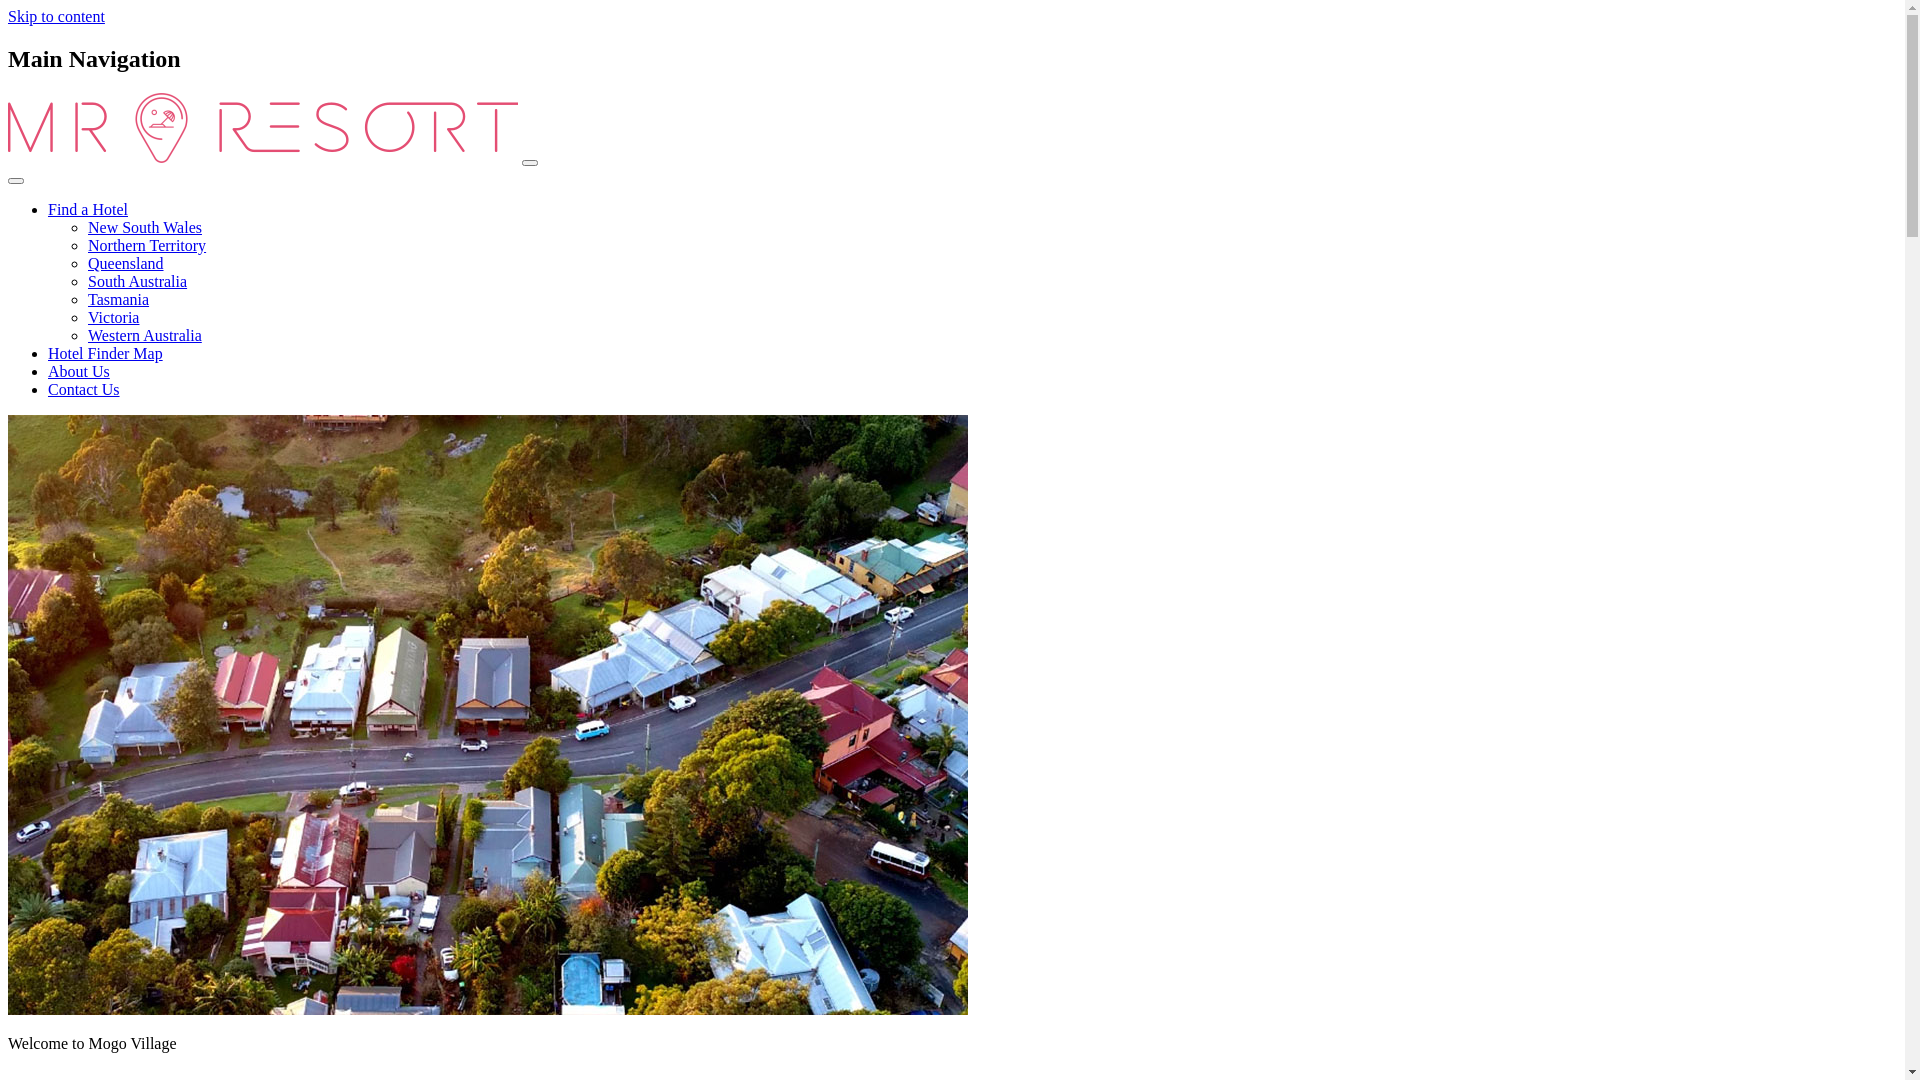 This screenshot has height=1080, width=1920. Describe the element at coordinates (86, 226) in the screenshot. I see `'New South Wales'` at that location.